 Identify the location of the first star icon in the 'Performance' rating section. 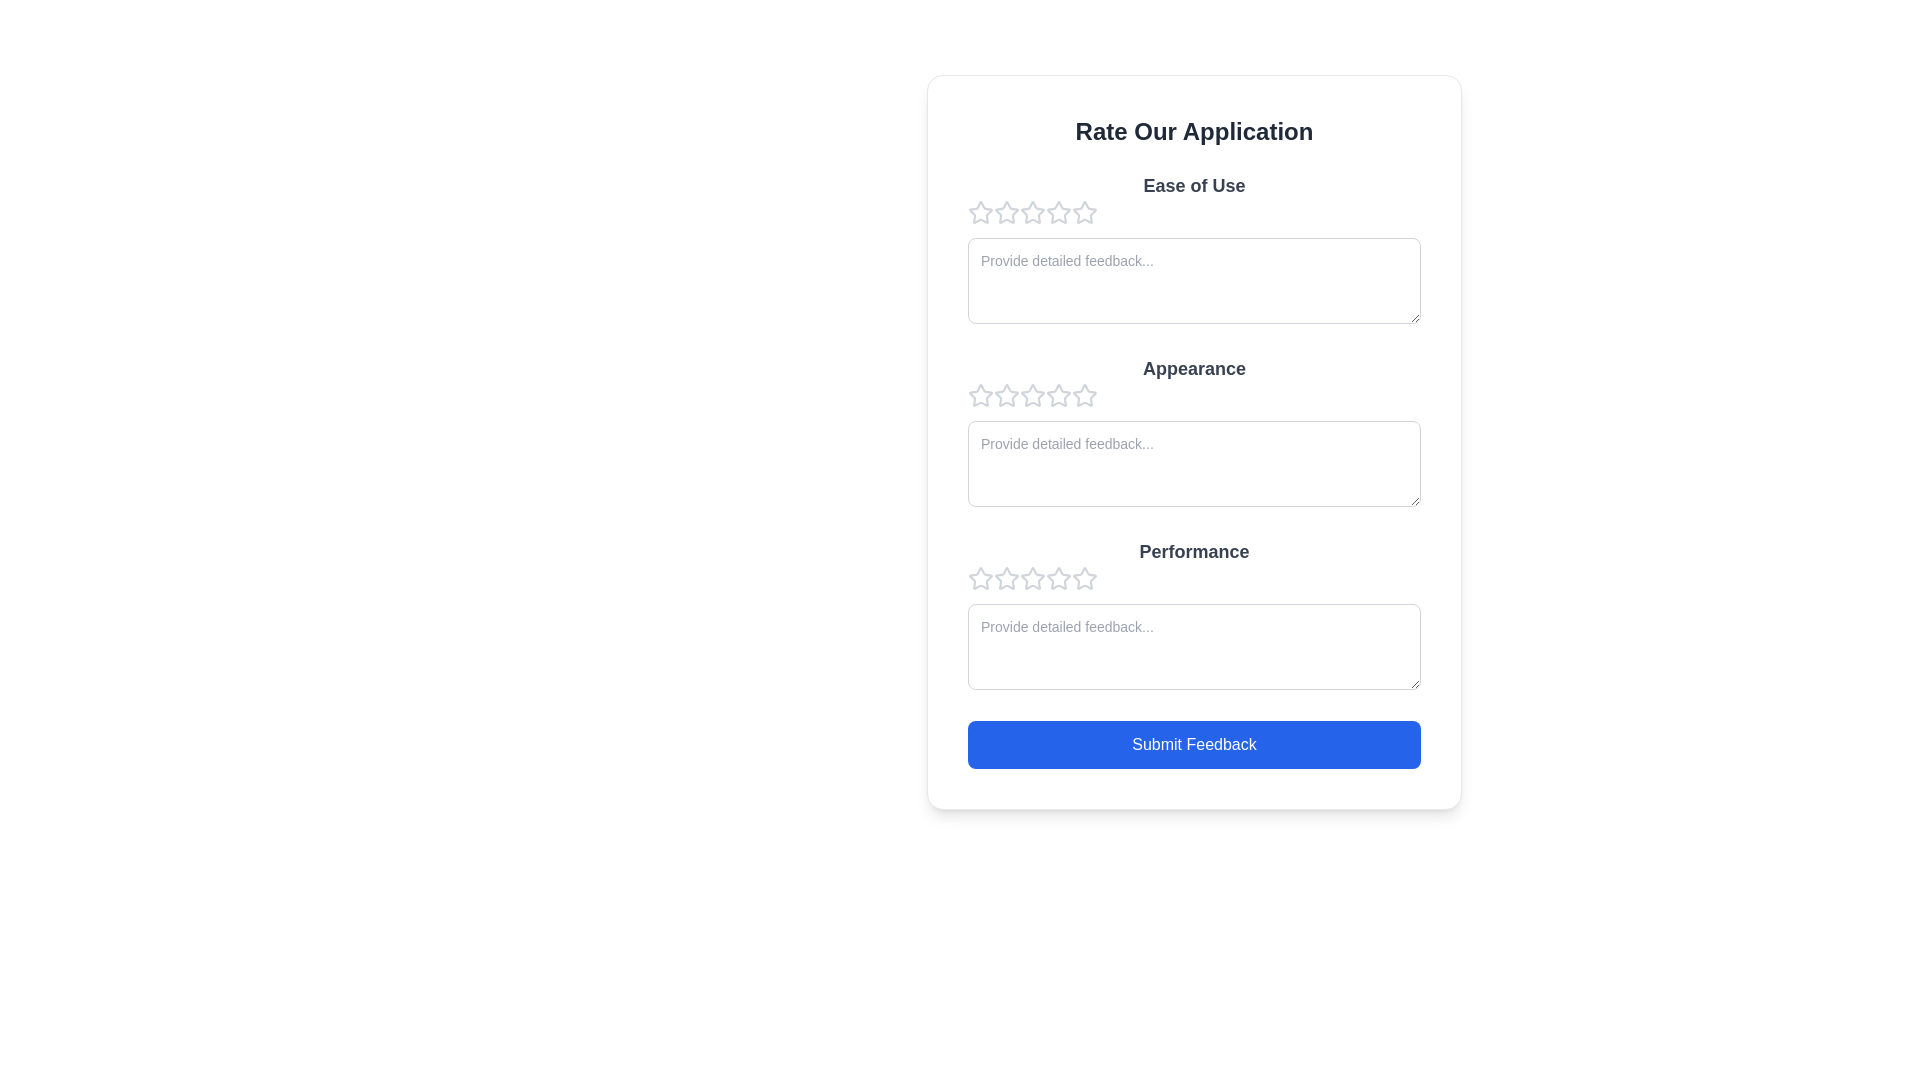
(980, 578).